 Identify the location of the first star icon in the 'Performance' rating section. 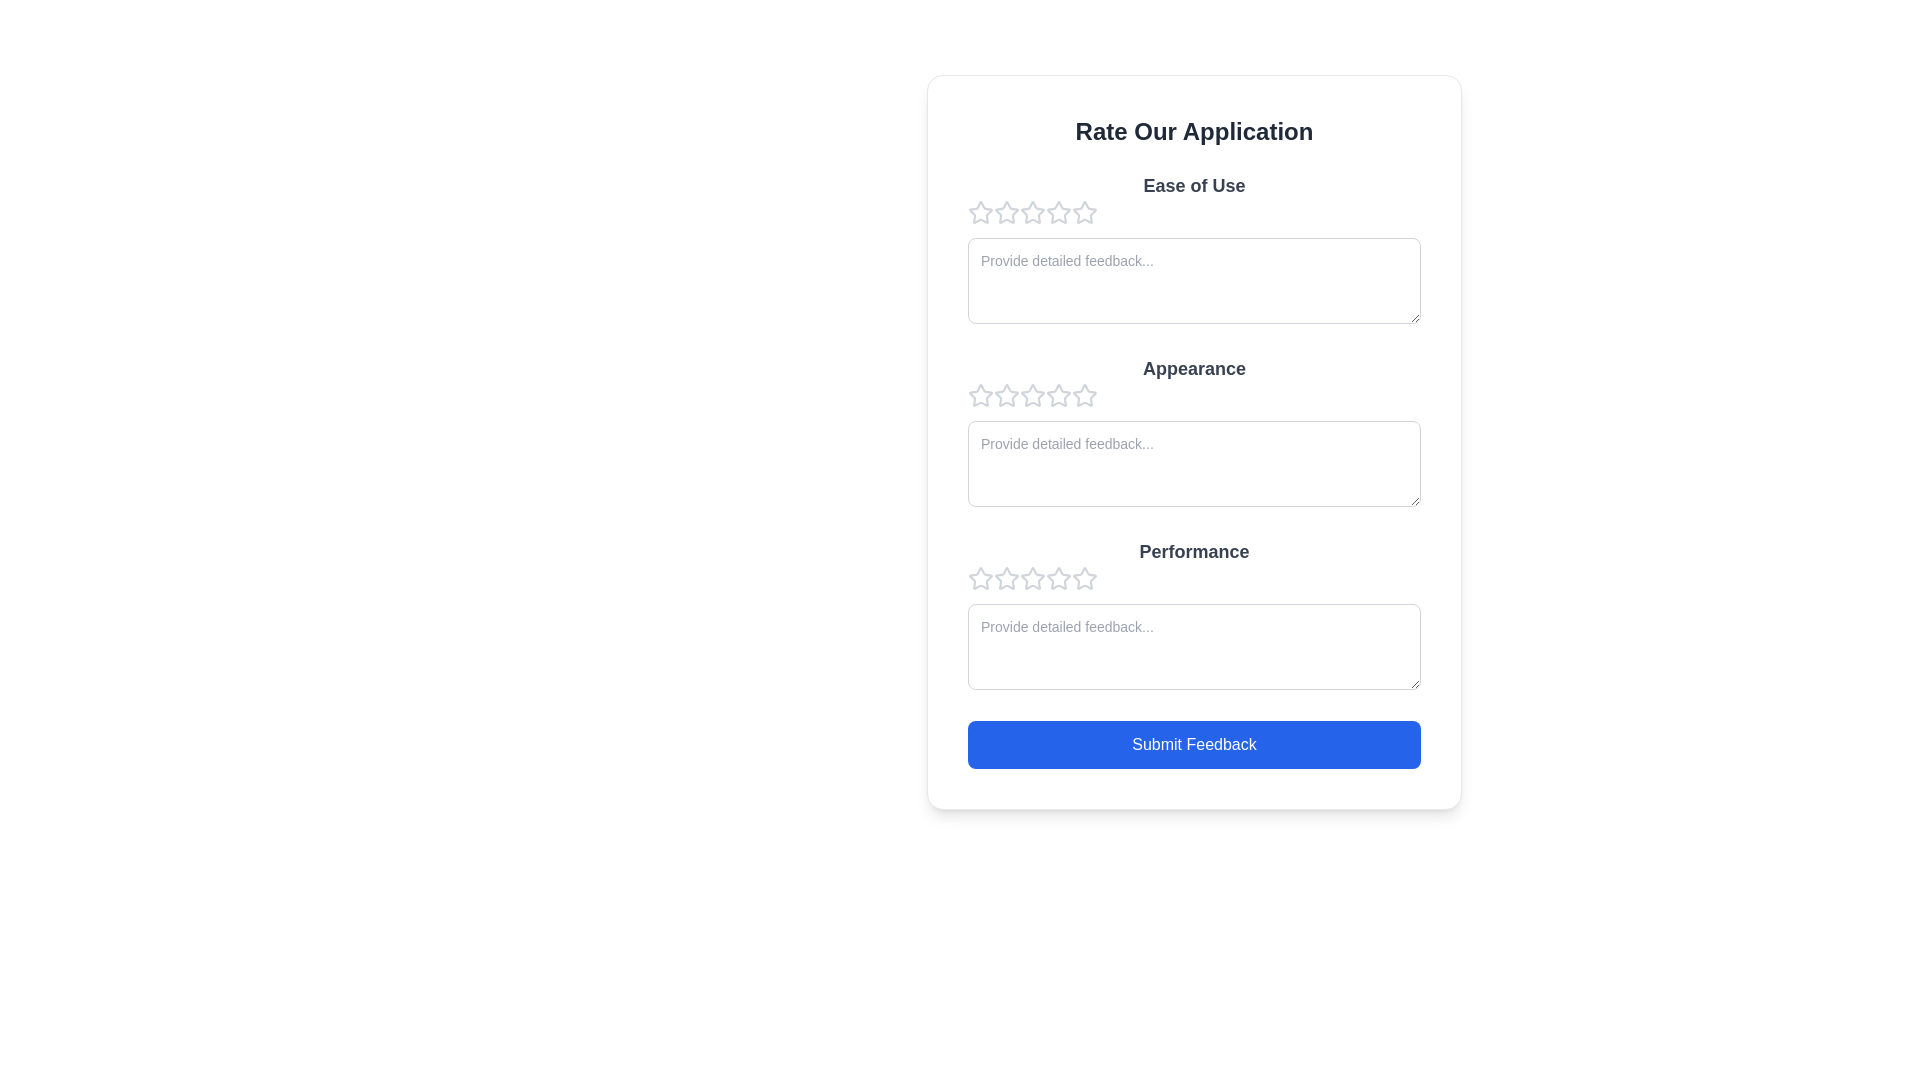
(980, 578).